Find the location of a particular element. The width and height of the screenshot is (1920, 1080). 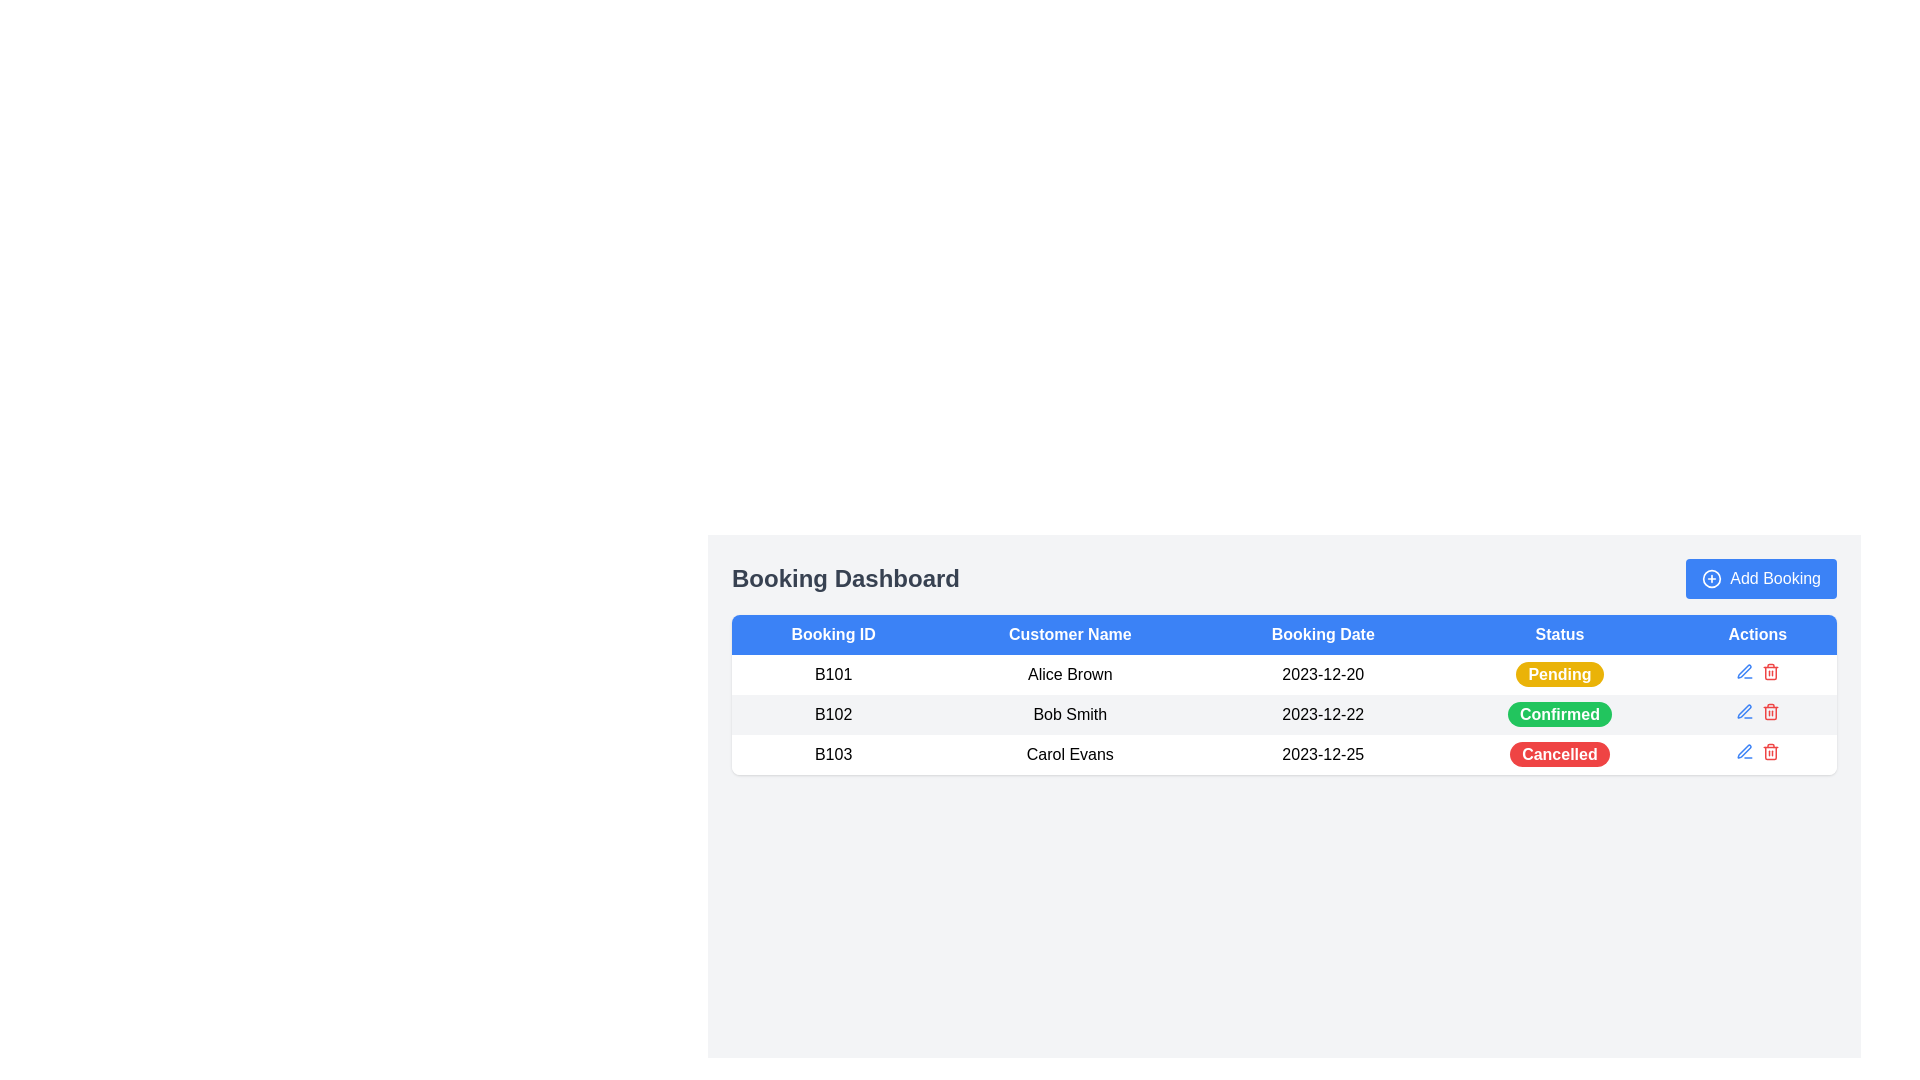

the Status indicator label located in the 'Status' column of the first row, which indicates that the associated booking is currently pending attention or processing is located at coordinates (1559, 675).